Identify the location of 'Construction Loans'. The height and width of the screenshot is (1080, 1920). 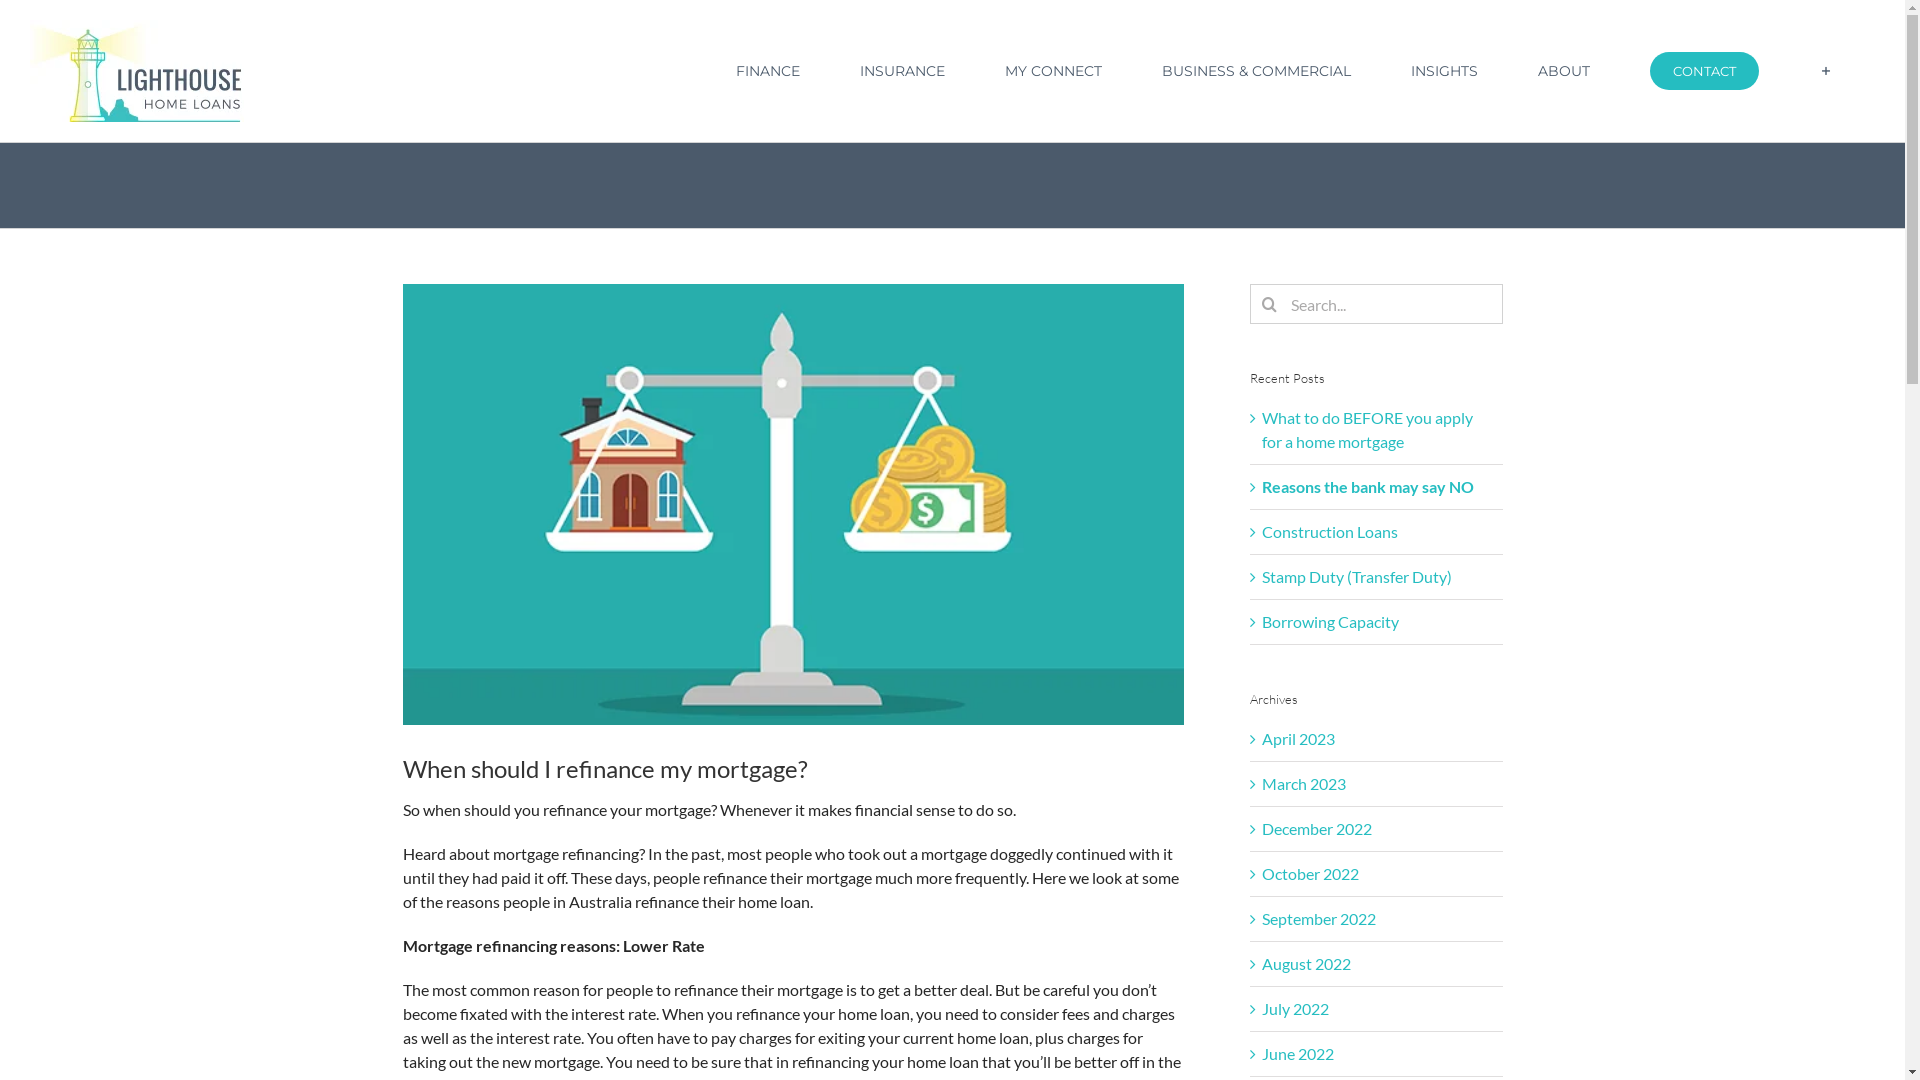
(1329, 530).